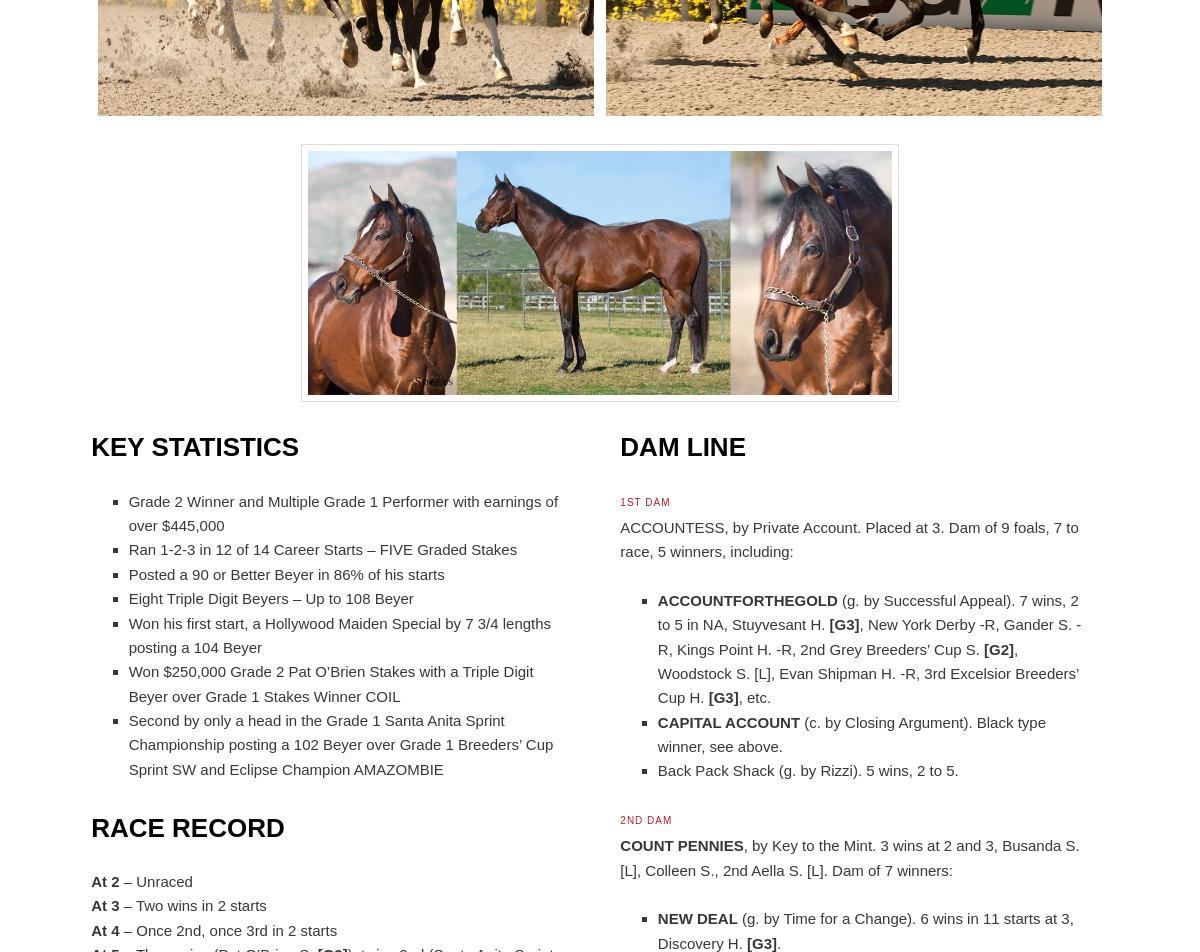  I want to click on 'CAPITAL ACCOUNT', so click(728, 721).